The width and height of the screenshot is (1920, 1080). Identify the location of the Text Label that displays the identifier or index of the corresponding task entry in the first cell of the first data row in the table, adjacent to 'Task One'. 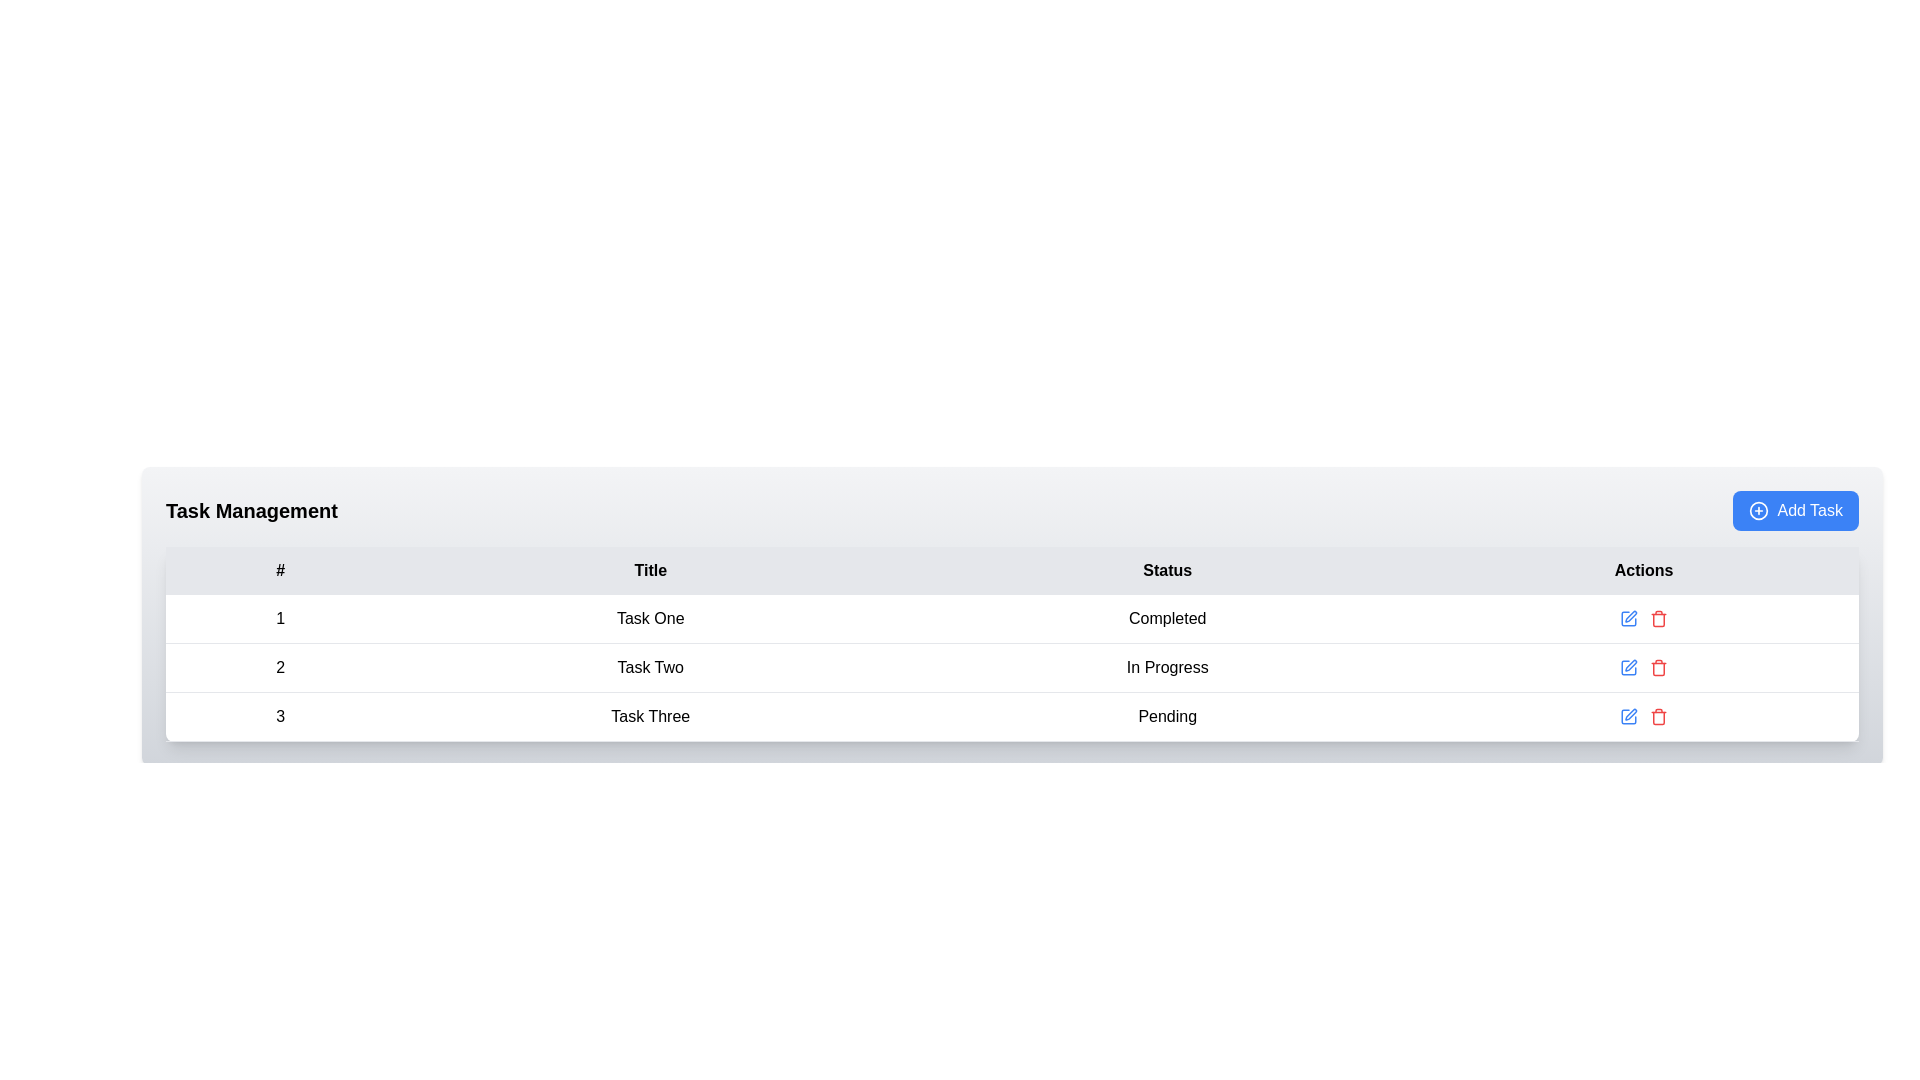
(279, 618).